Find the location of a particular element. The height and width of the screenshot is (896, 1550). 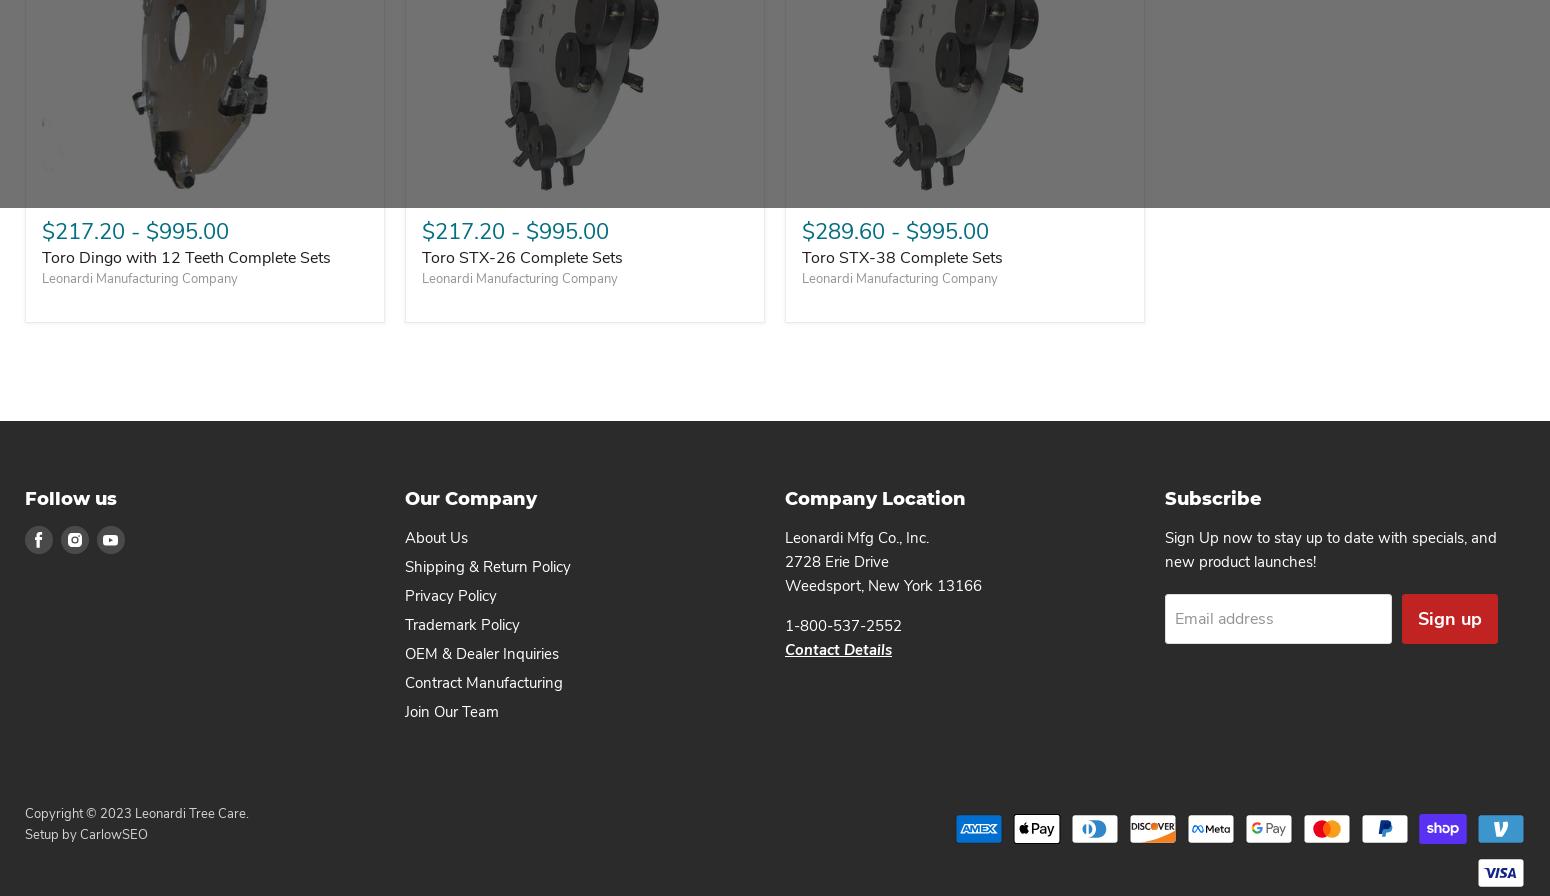

'Privacy Policy' is located at coordinates (451, 595).